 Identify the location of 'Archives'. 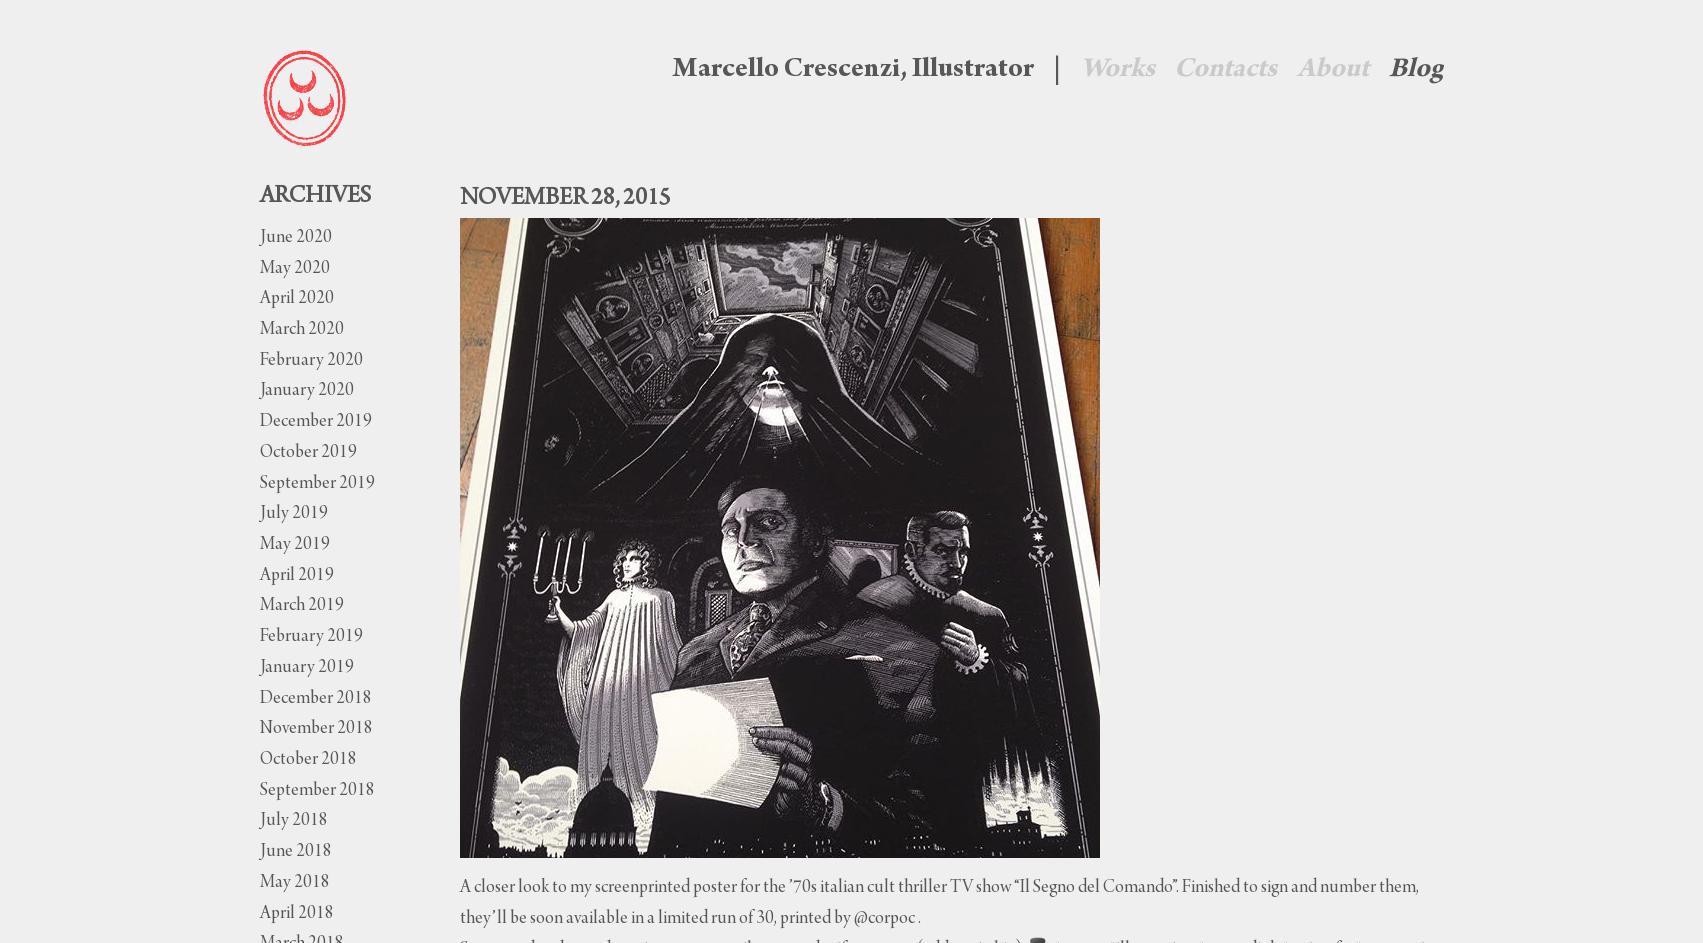
(313, 195).